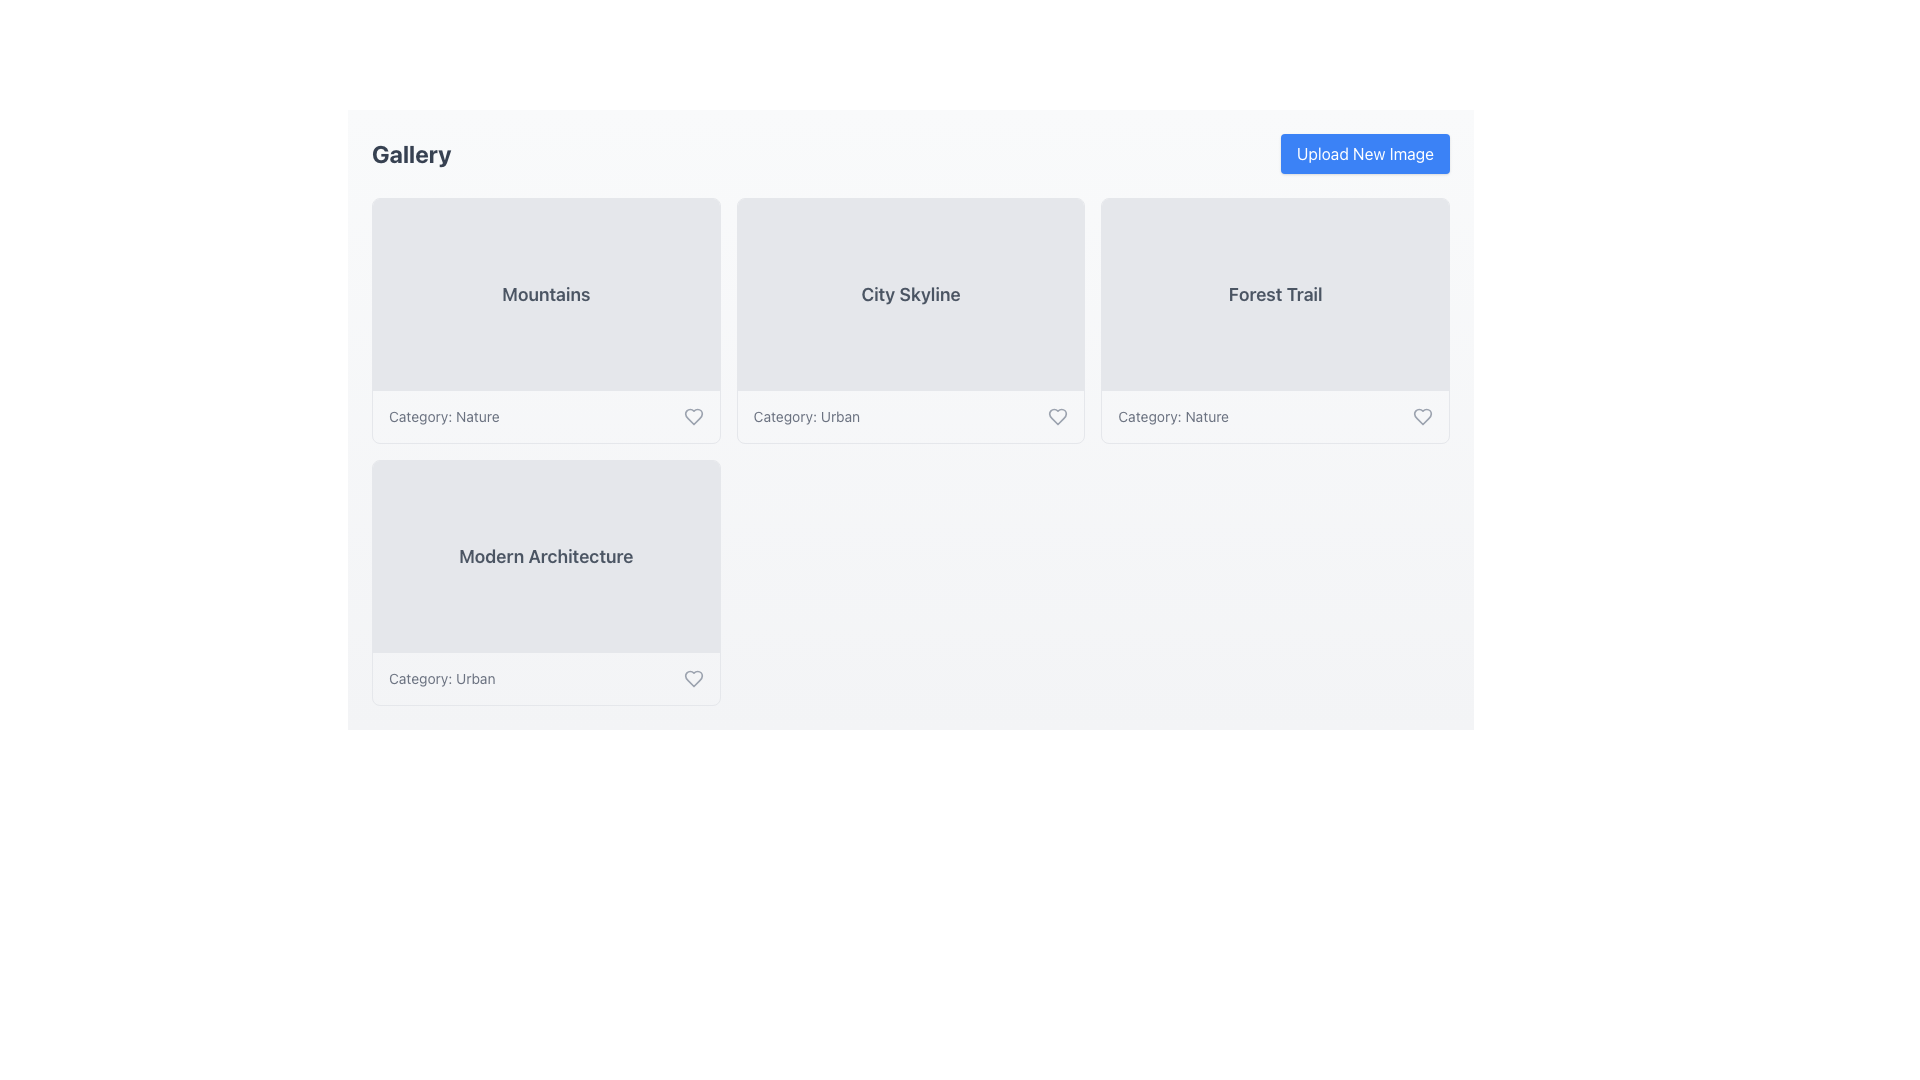 The image size is (1920, 1080). I want to click on the Text Label displaying 'Category: Nature' located in the rightmost card of the second row, aligned to the bottom-left corner of the card, so click(1173, 415).